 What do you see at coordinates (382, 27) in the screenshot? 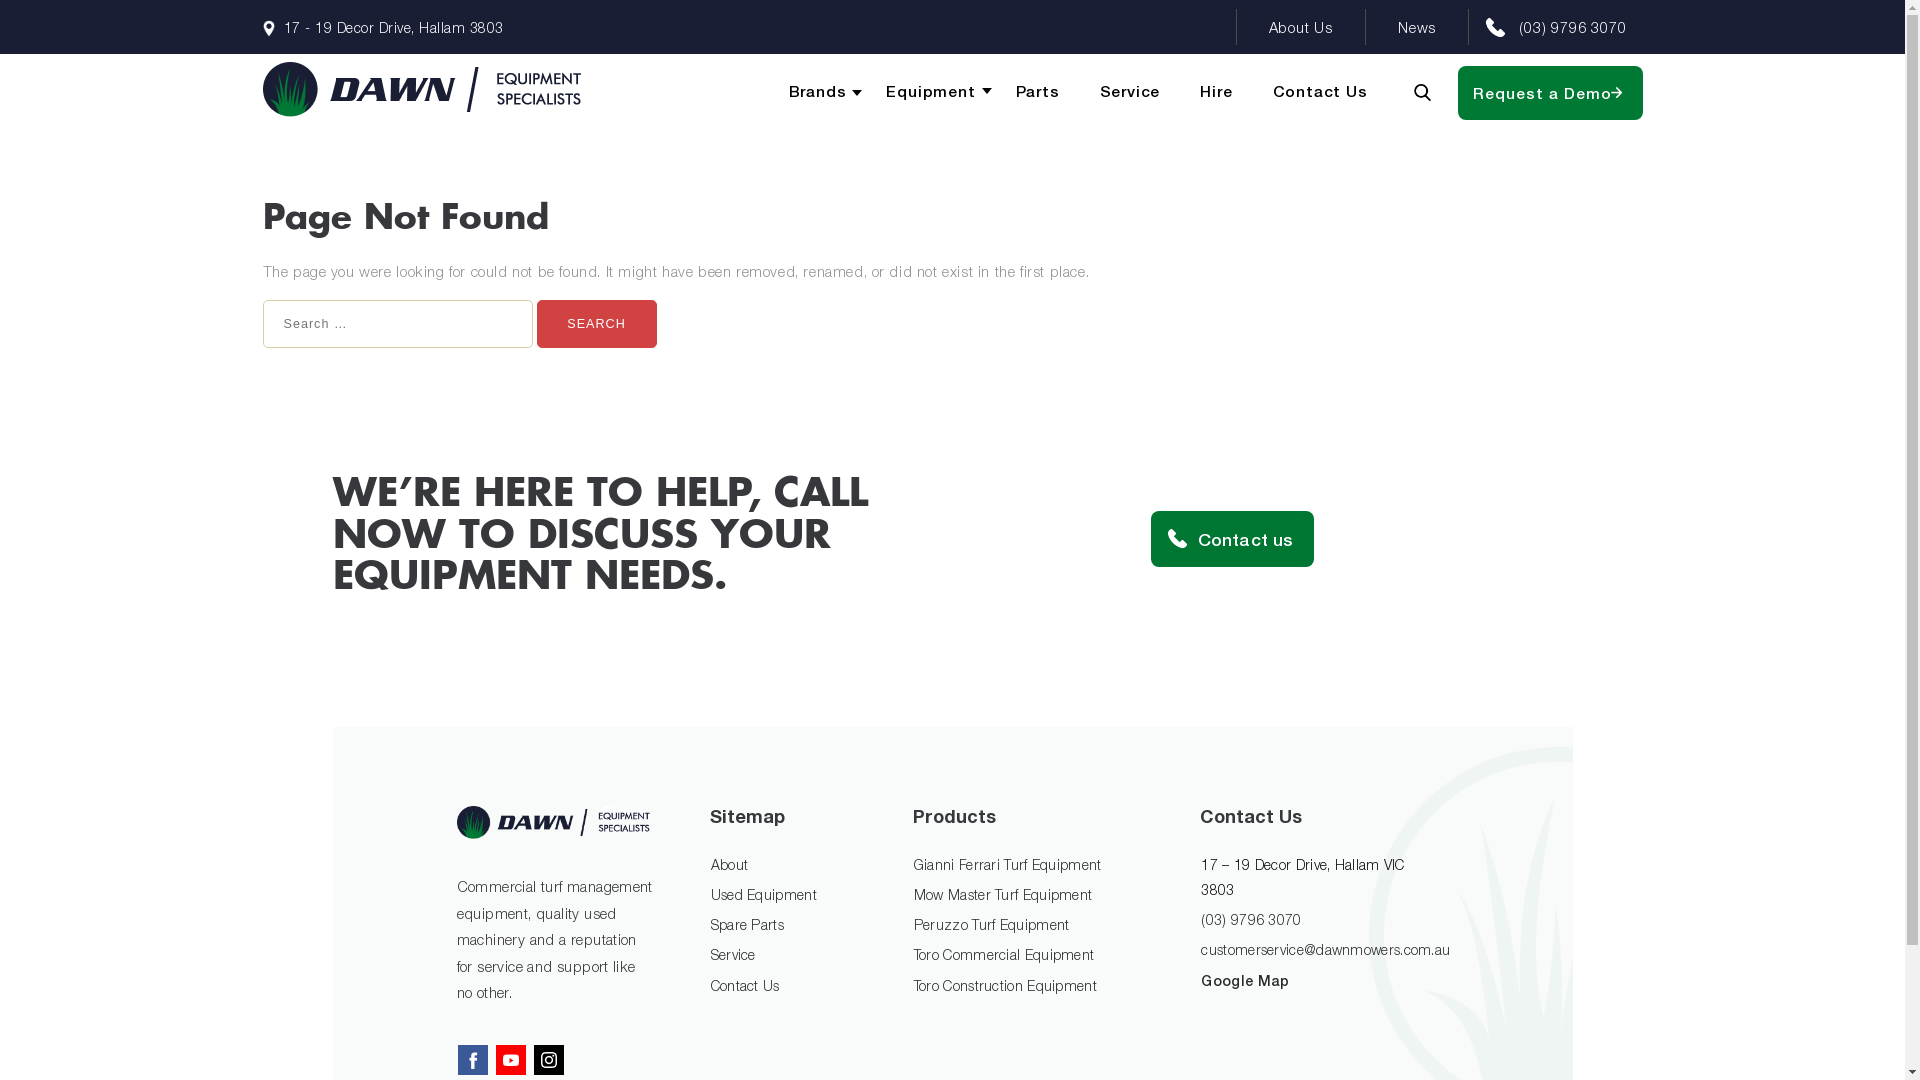
I see `'17 - 19 Decor Drive, Hallam 3803'` at bounding box center [382, 27].